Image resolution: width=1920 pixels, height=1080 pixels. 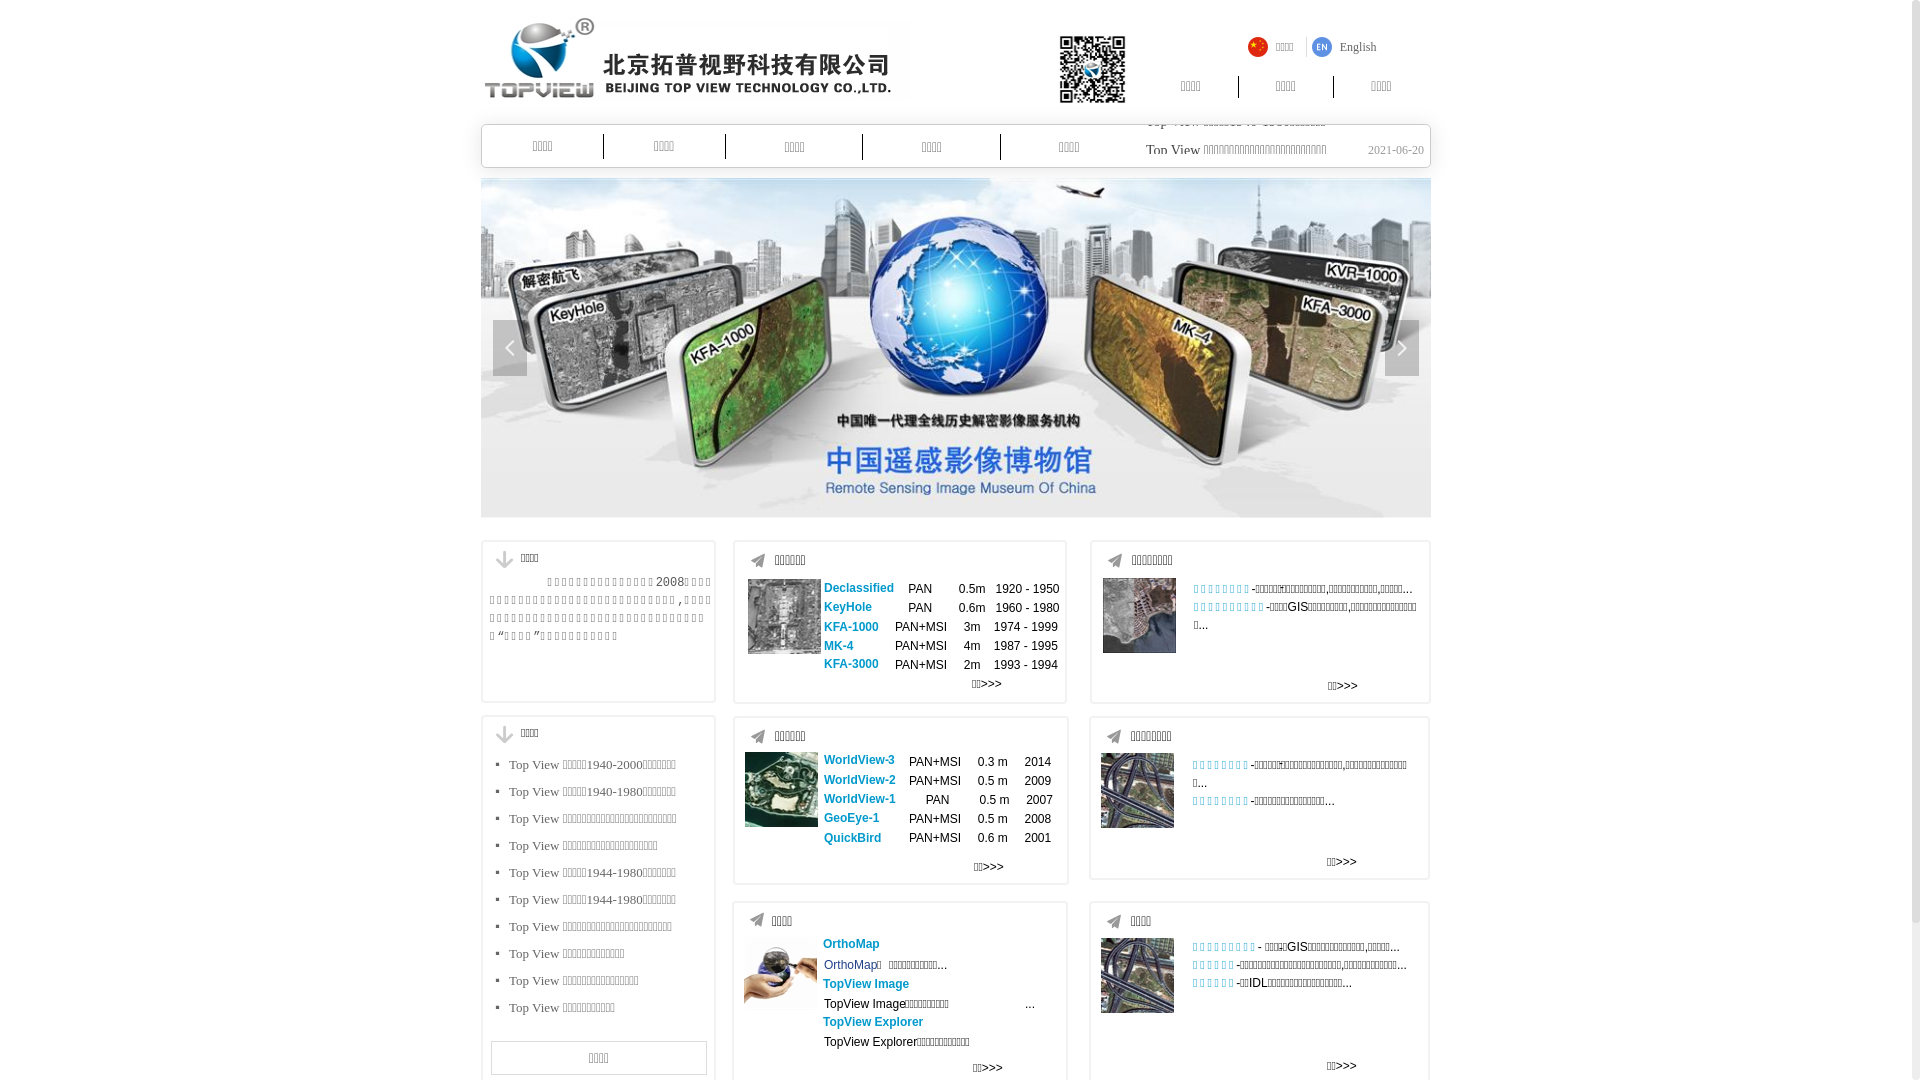 I want to click on 'GeoEye-1', so click(x=819, y=817).